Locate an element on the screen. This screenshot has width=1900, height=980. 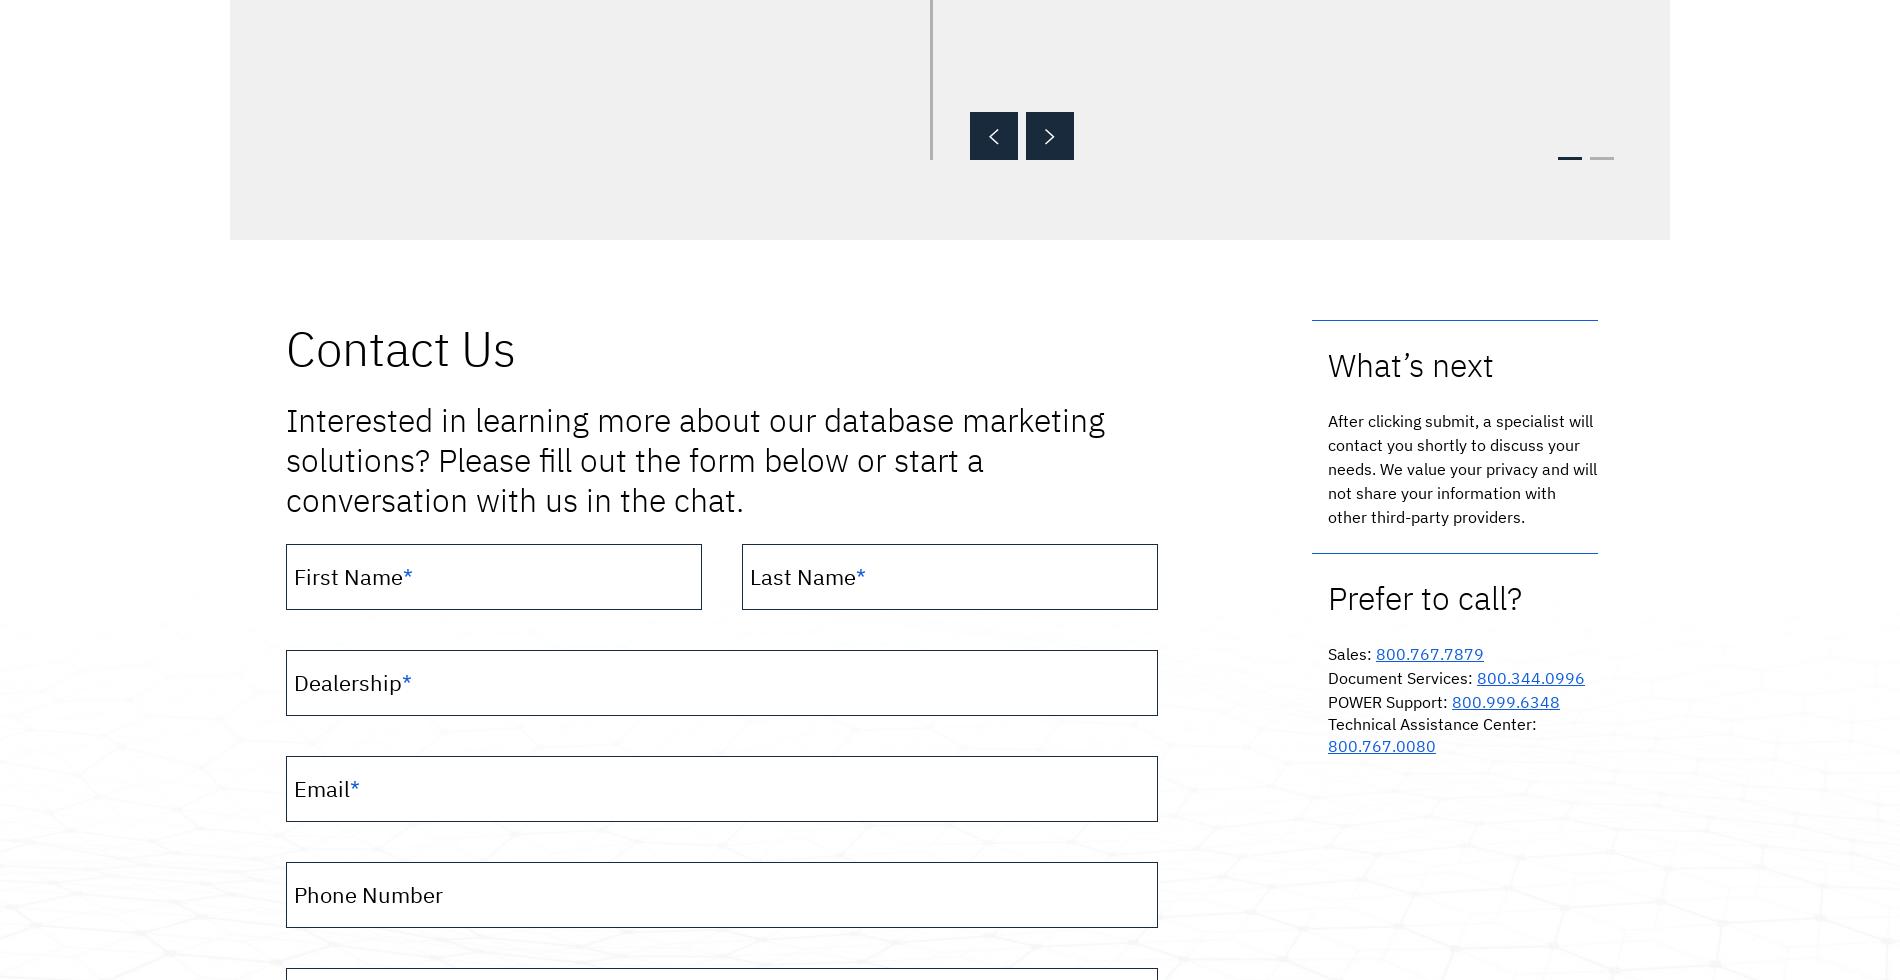
'Document Services' is located at coordinates (1397, 677).